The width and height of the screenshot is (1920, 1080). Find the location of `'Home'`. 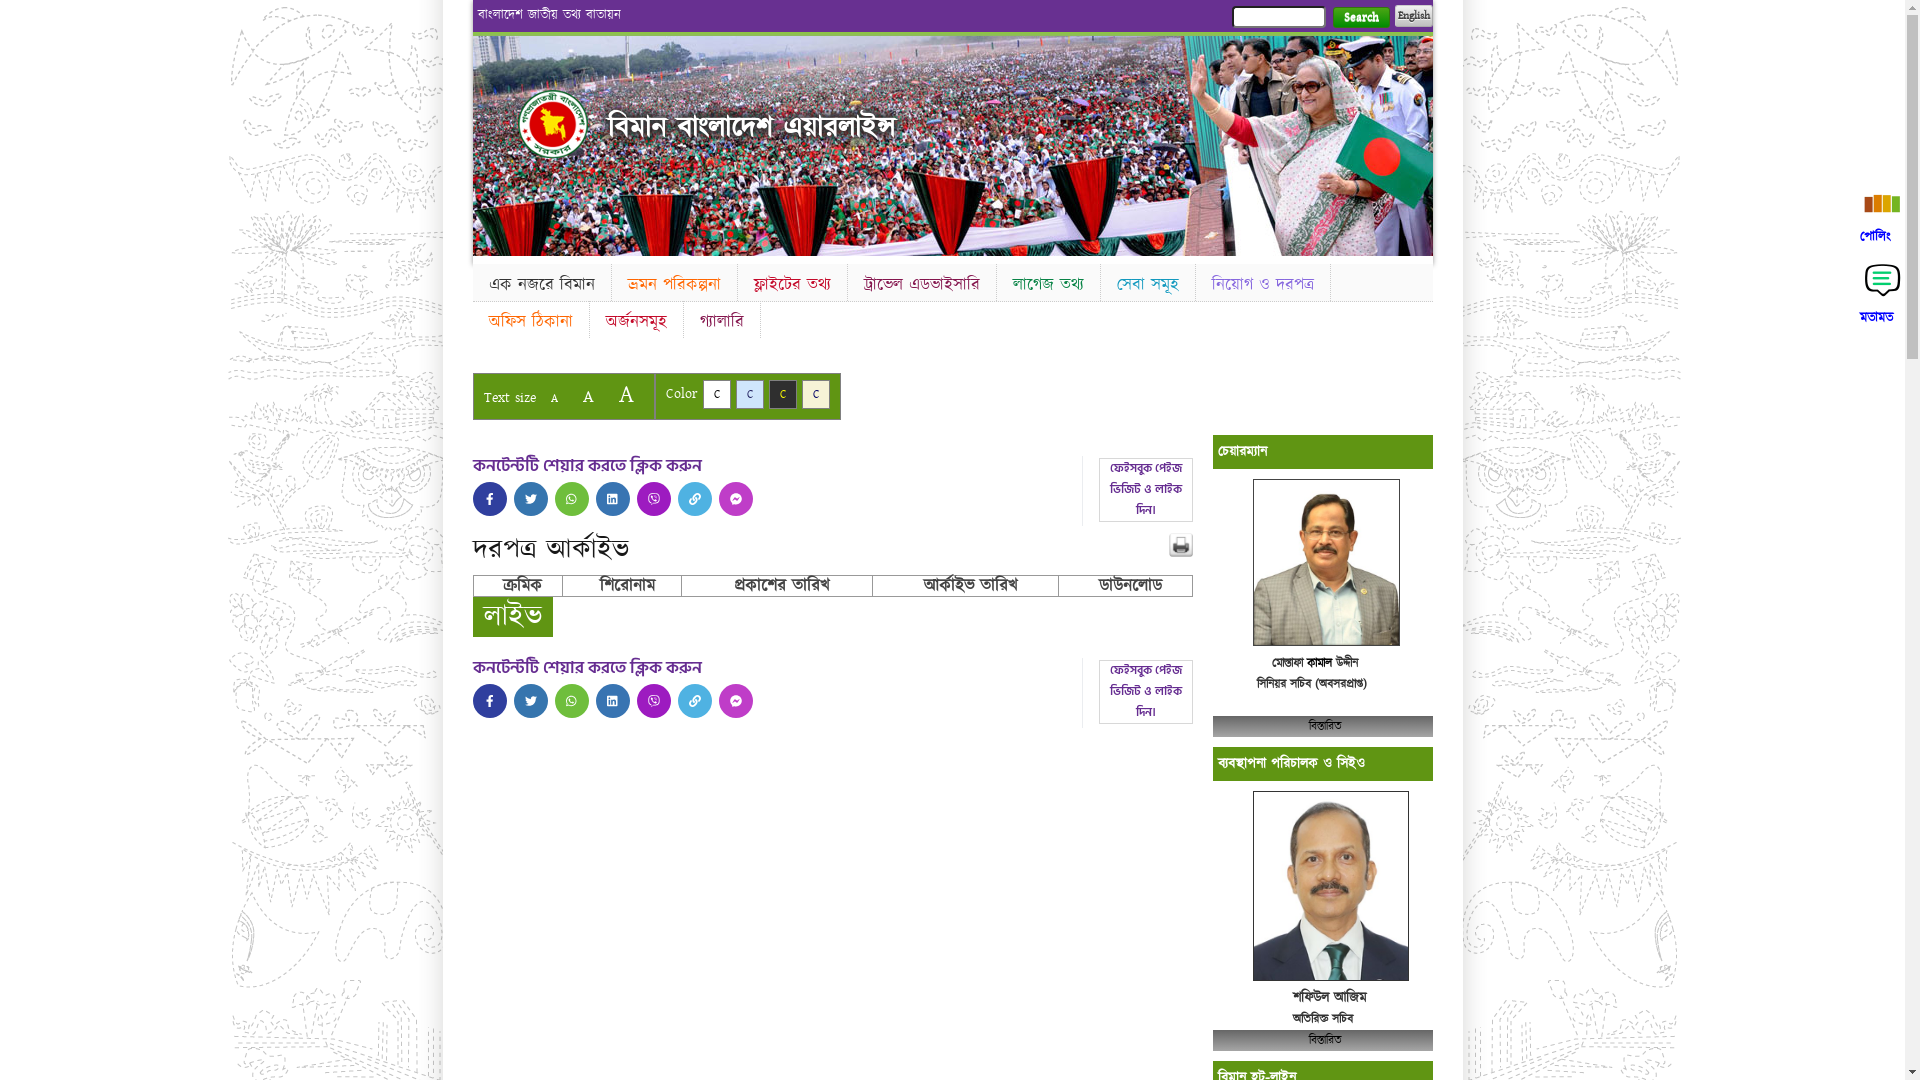

'Home' is located at coordinates (552, 123).